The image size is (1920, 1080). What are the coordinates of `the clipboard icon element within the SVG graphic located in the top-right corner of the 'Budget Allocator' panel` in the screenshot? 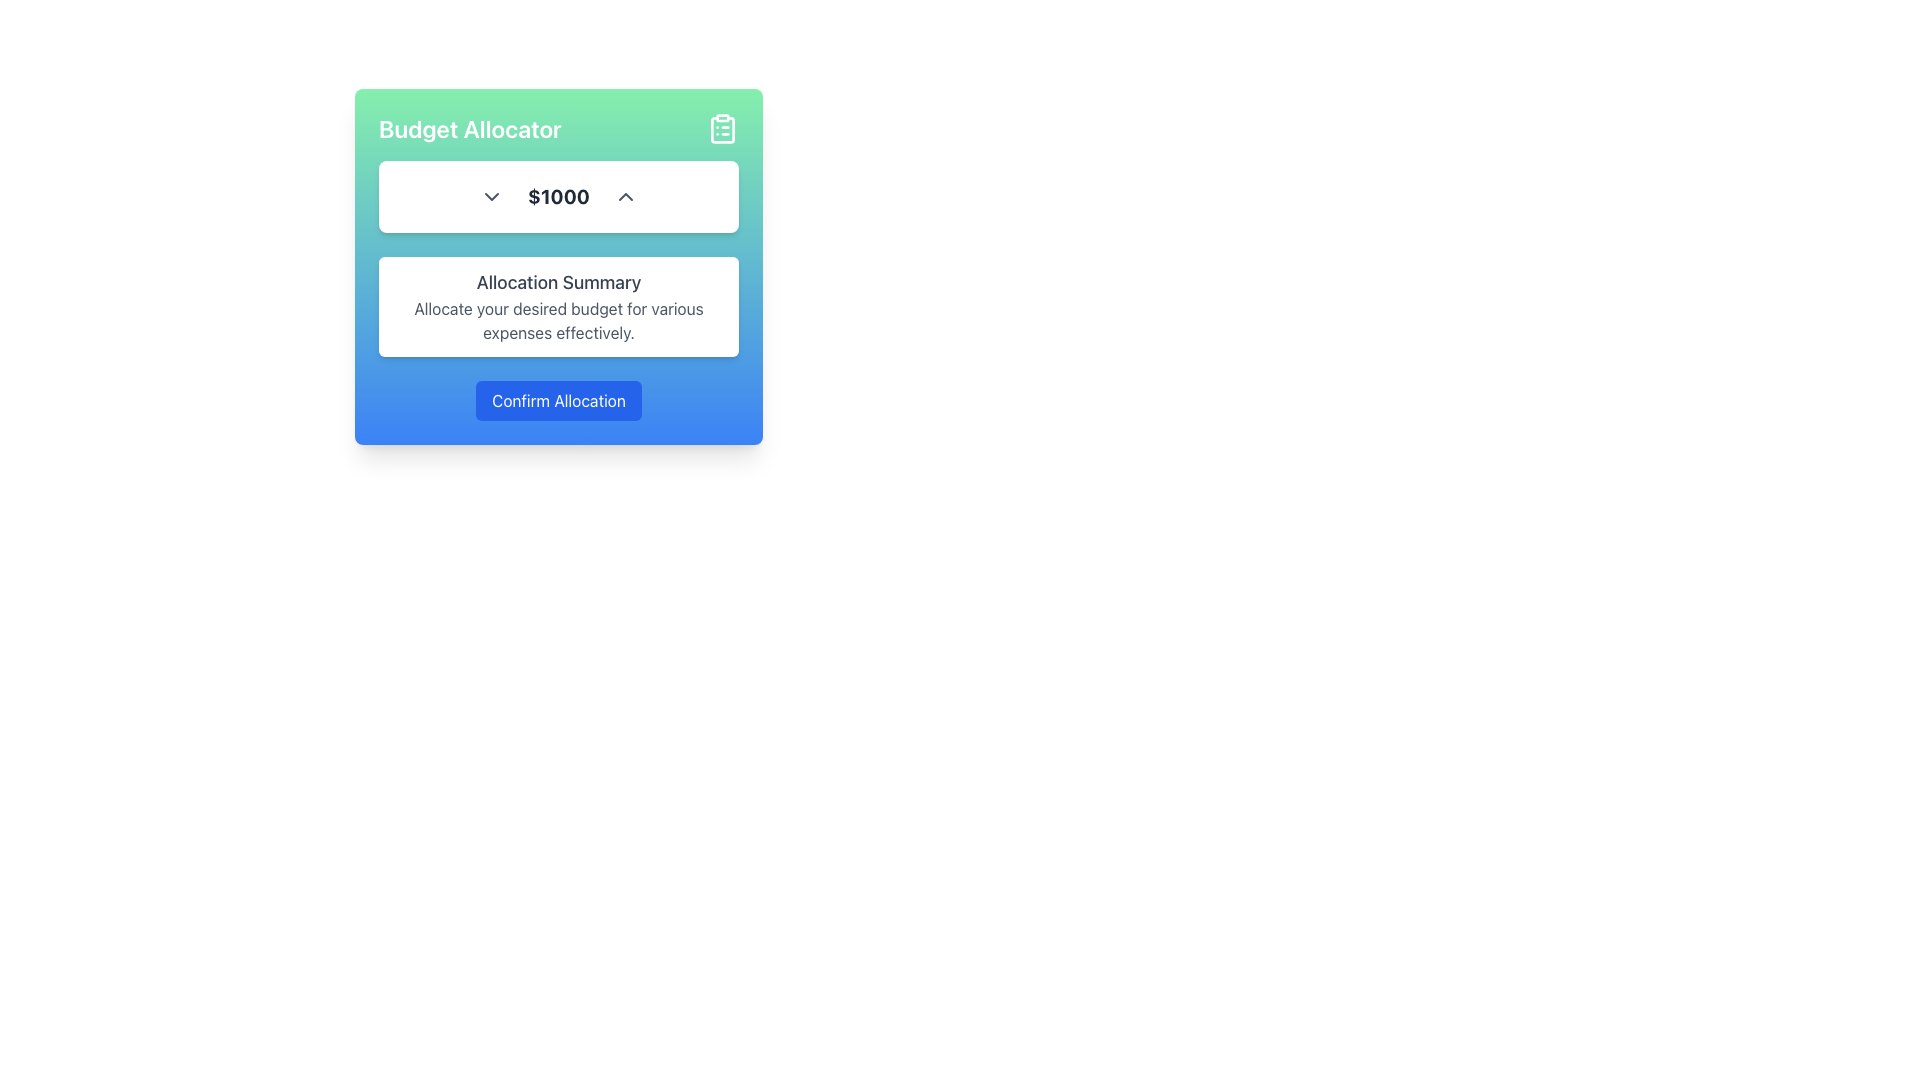 It's located at (722, 130).